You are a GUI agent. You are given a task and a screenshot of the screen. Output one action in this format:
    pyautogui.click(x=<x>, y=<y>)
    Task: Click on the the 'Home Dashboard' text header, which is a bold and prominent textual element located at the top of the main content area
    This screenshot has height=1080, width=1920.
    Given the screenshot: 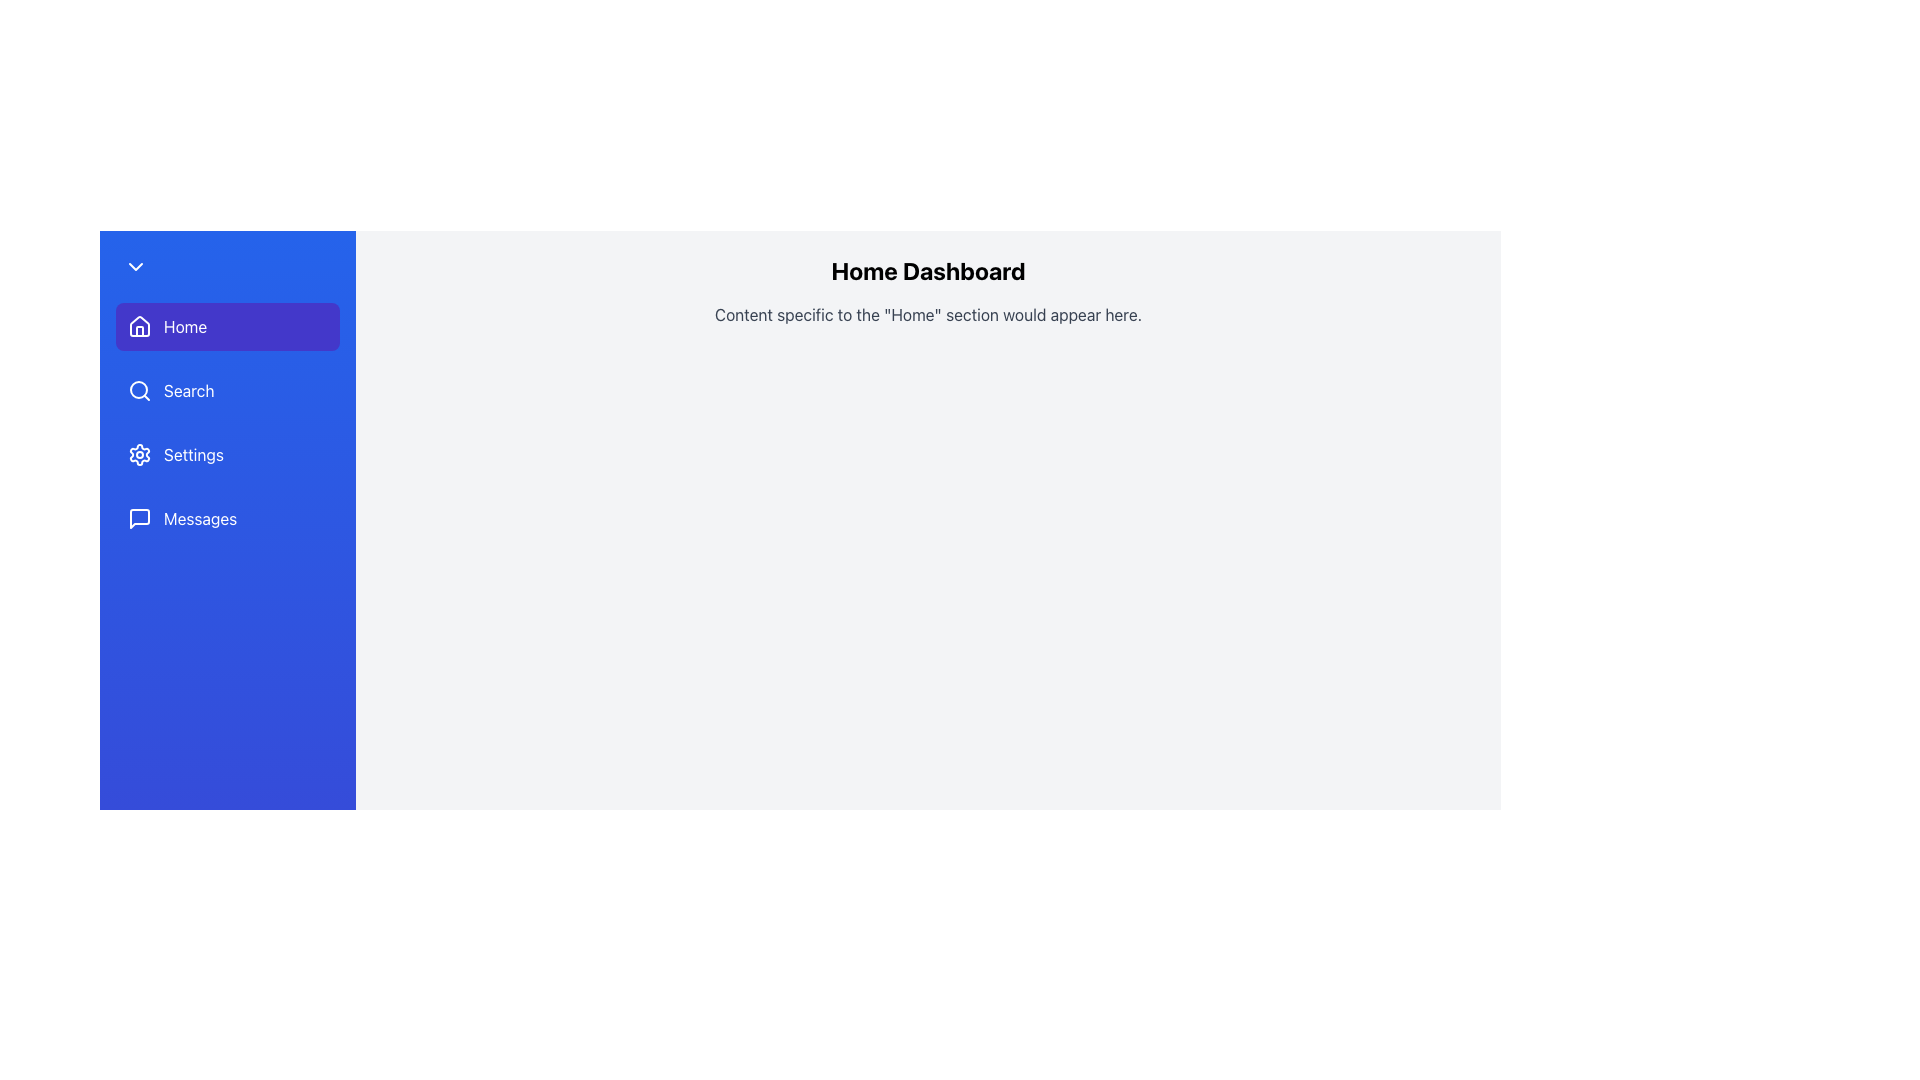 What is the action you would take?
    pyautogui.click(x=927, y=270)
    